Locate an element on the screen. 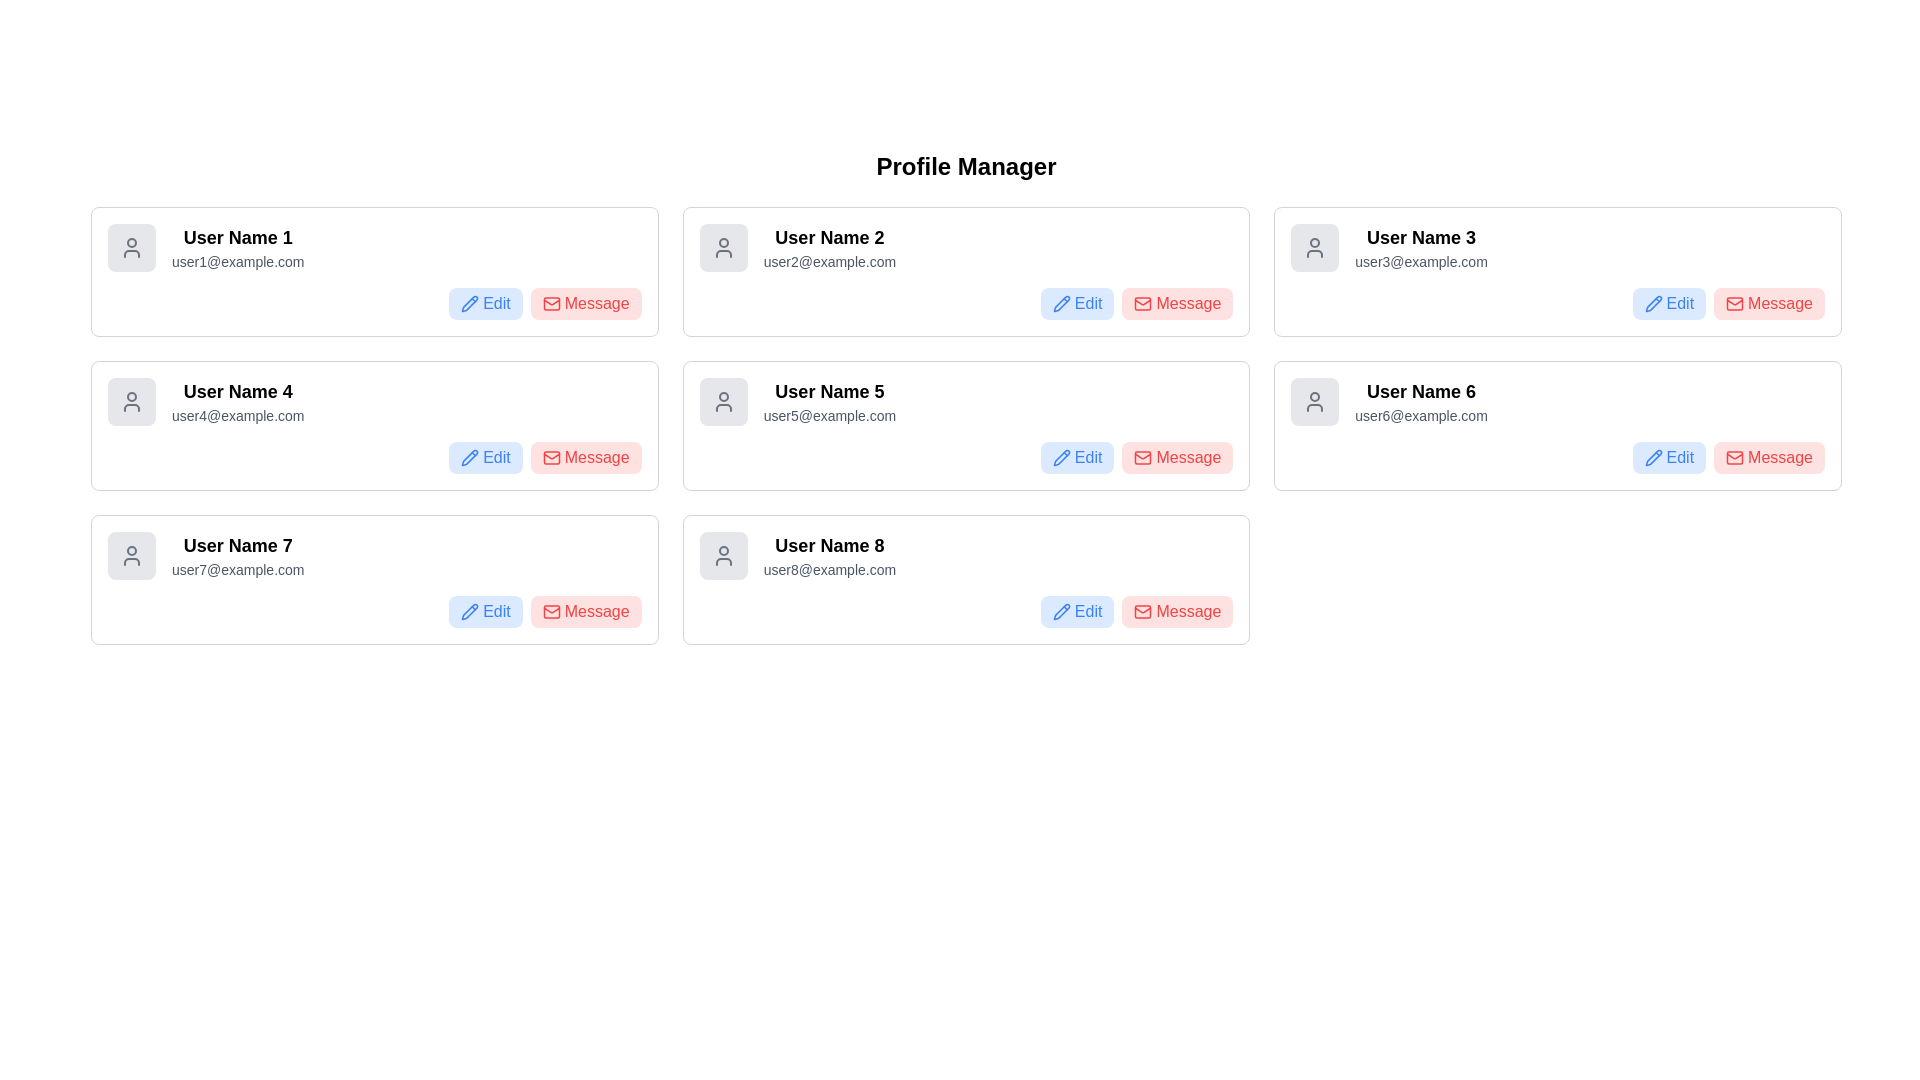 The width and height of the screenshot is (1920, 1080). the text label displaying 'User Name 3' which is located at the top of a profile card, positioned above the email address and to the left of action buttons is located at coordinates (1420, 237).